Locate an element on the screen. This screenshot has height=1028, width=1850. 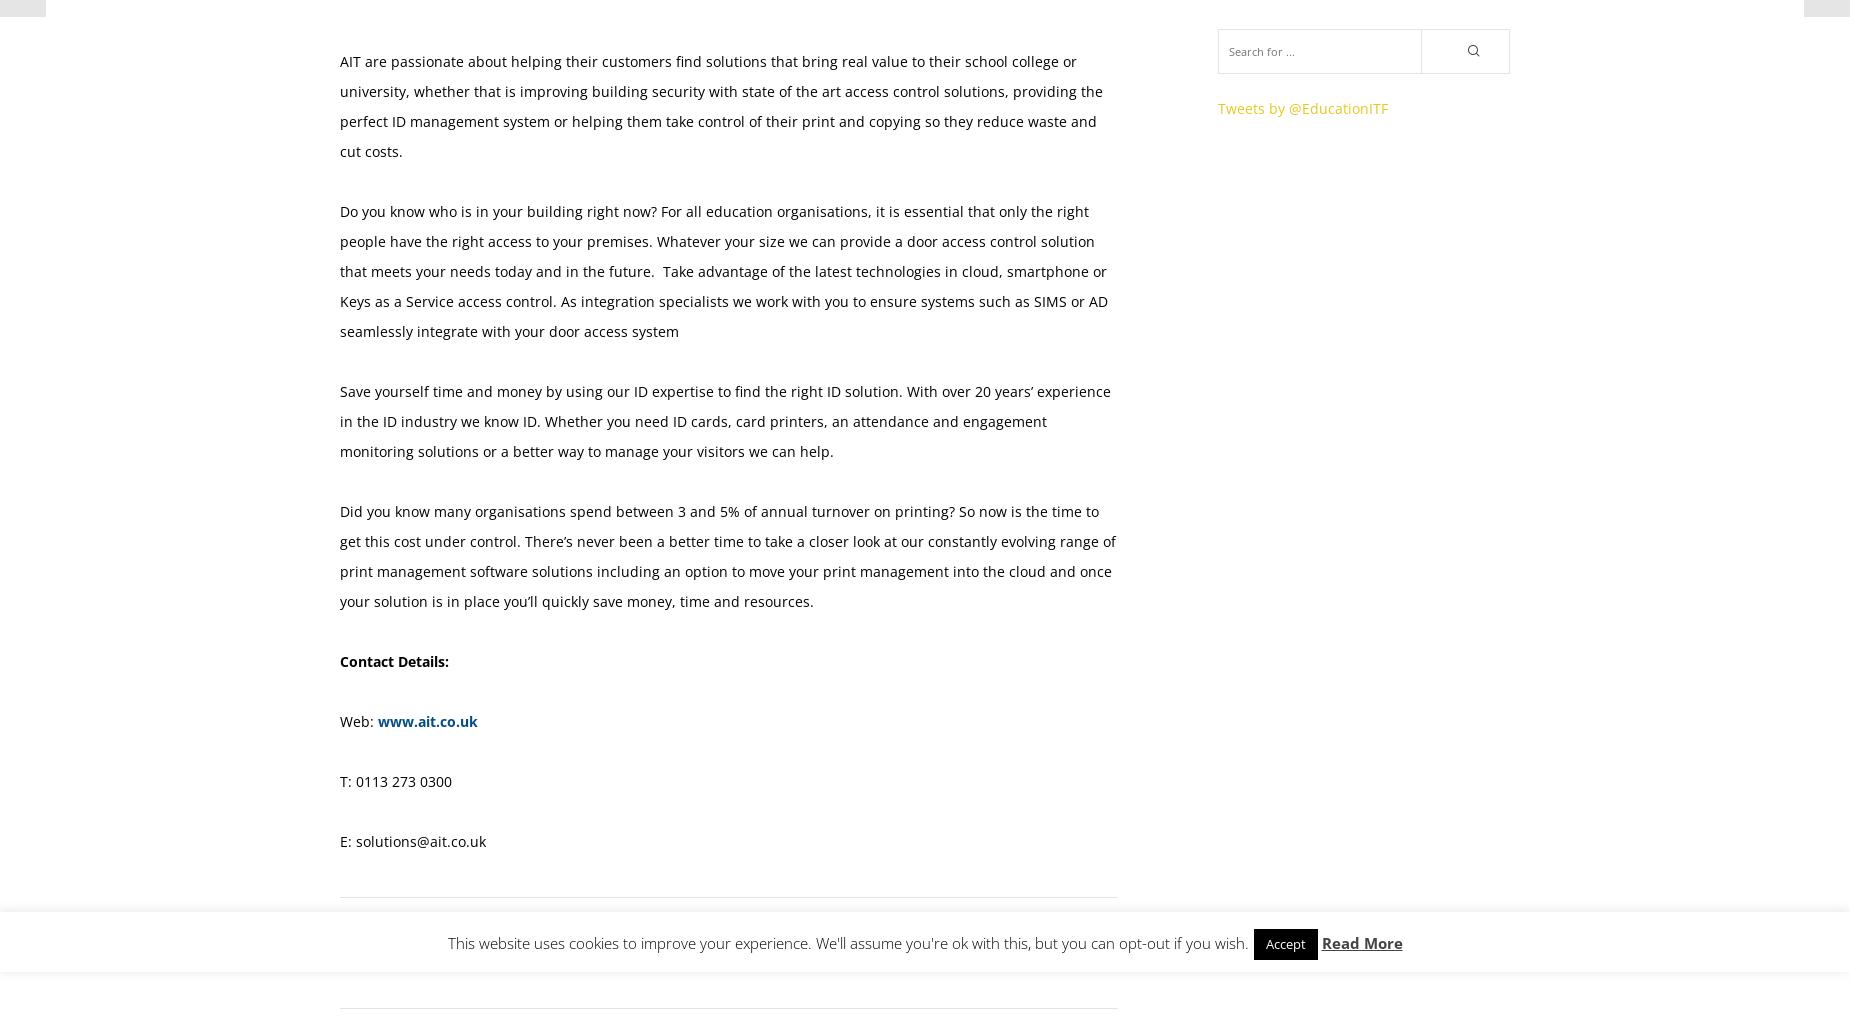
'E: solutions@ait.co.uk' is located at coordinates (411, 840).